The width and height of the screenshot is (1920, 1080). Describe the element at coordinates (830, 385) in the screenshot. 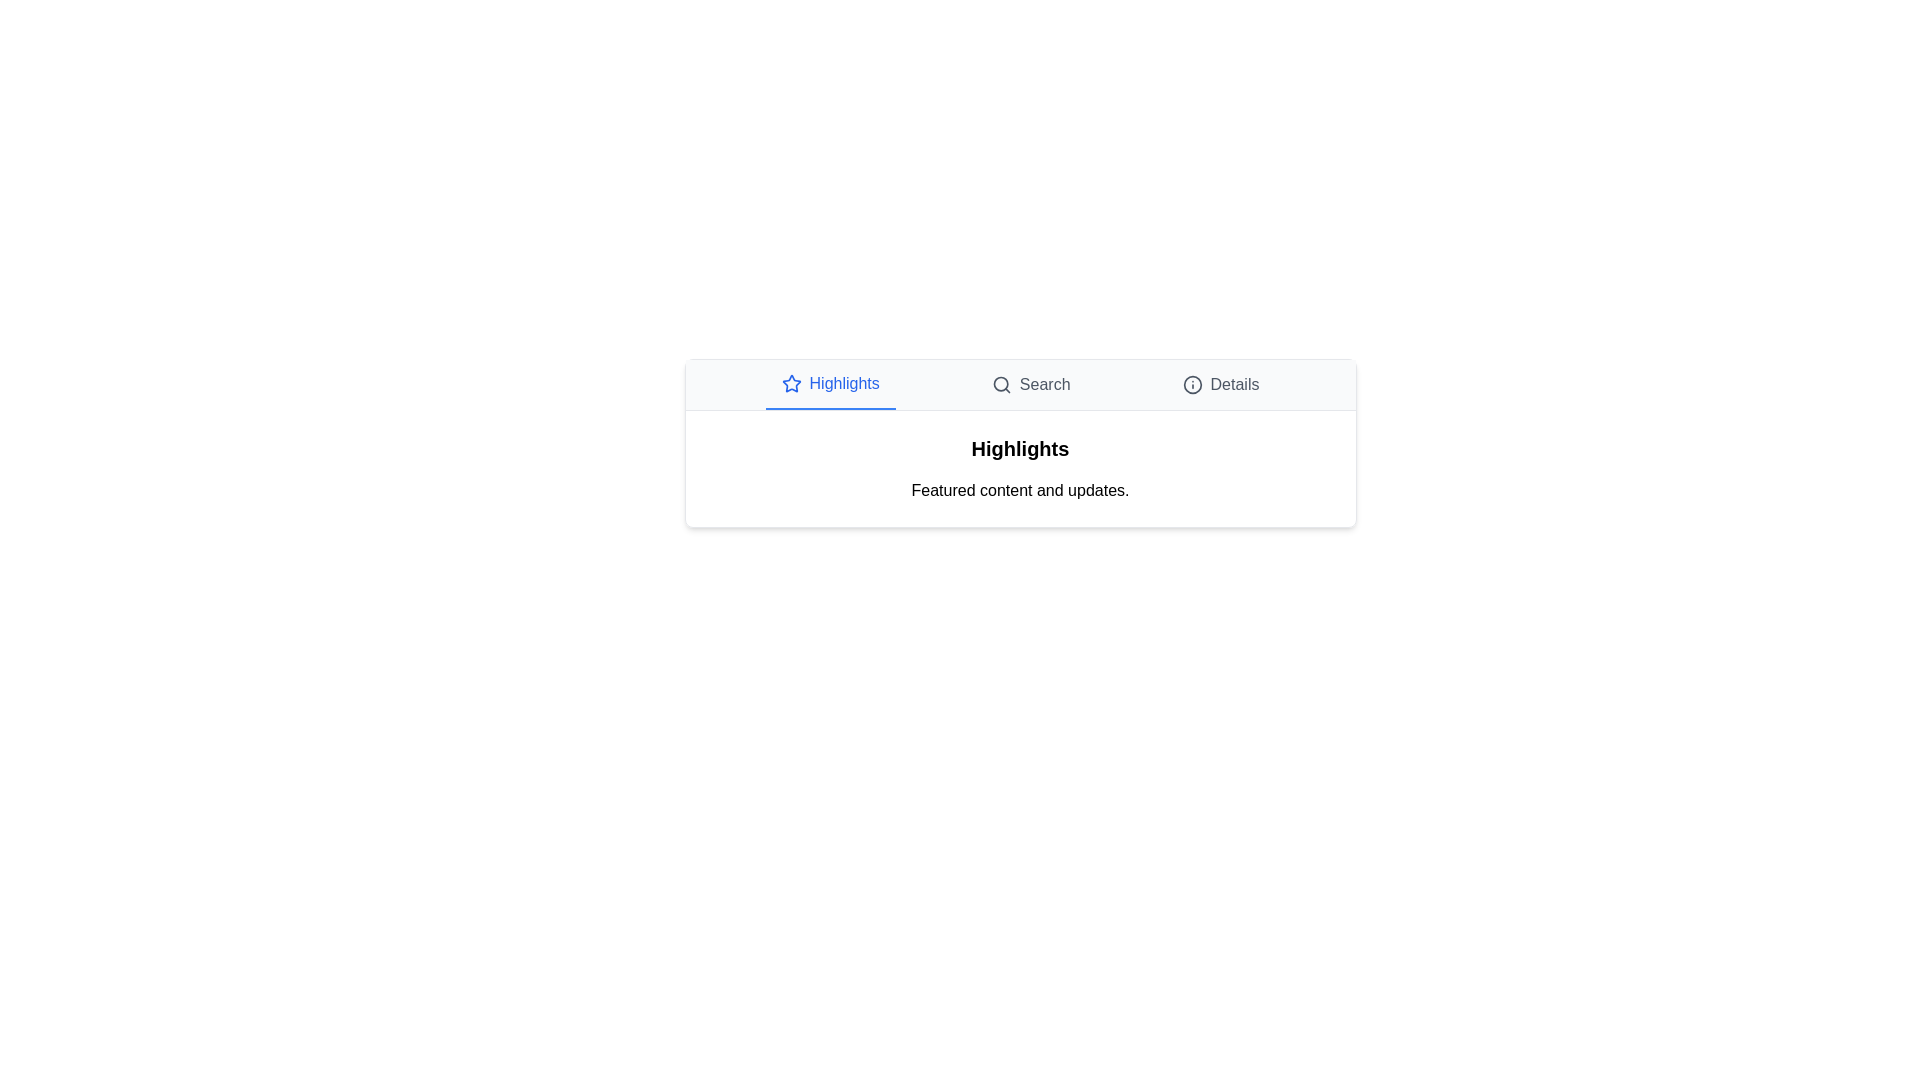

I see `the Highlights tab by clicking on its title` at that location.